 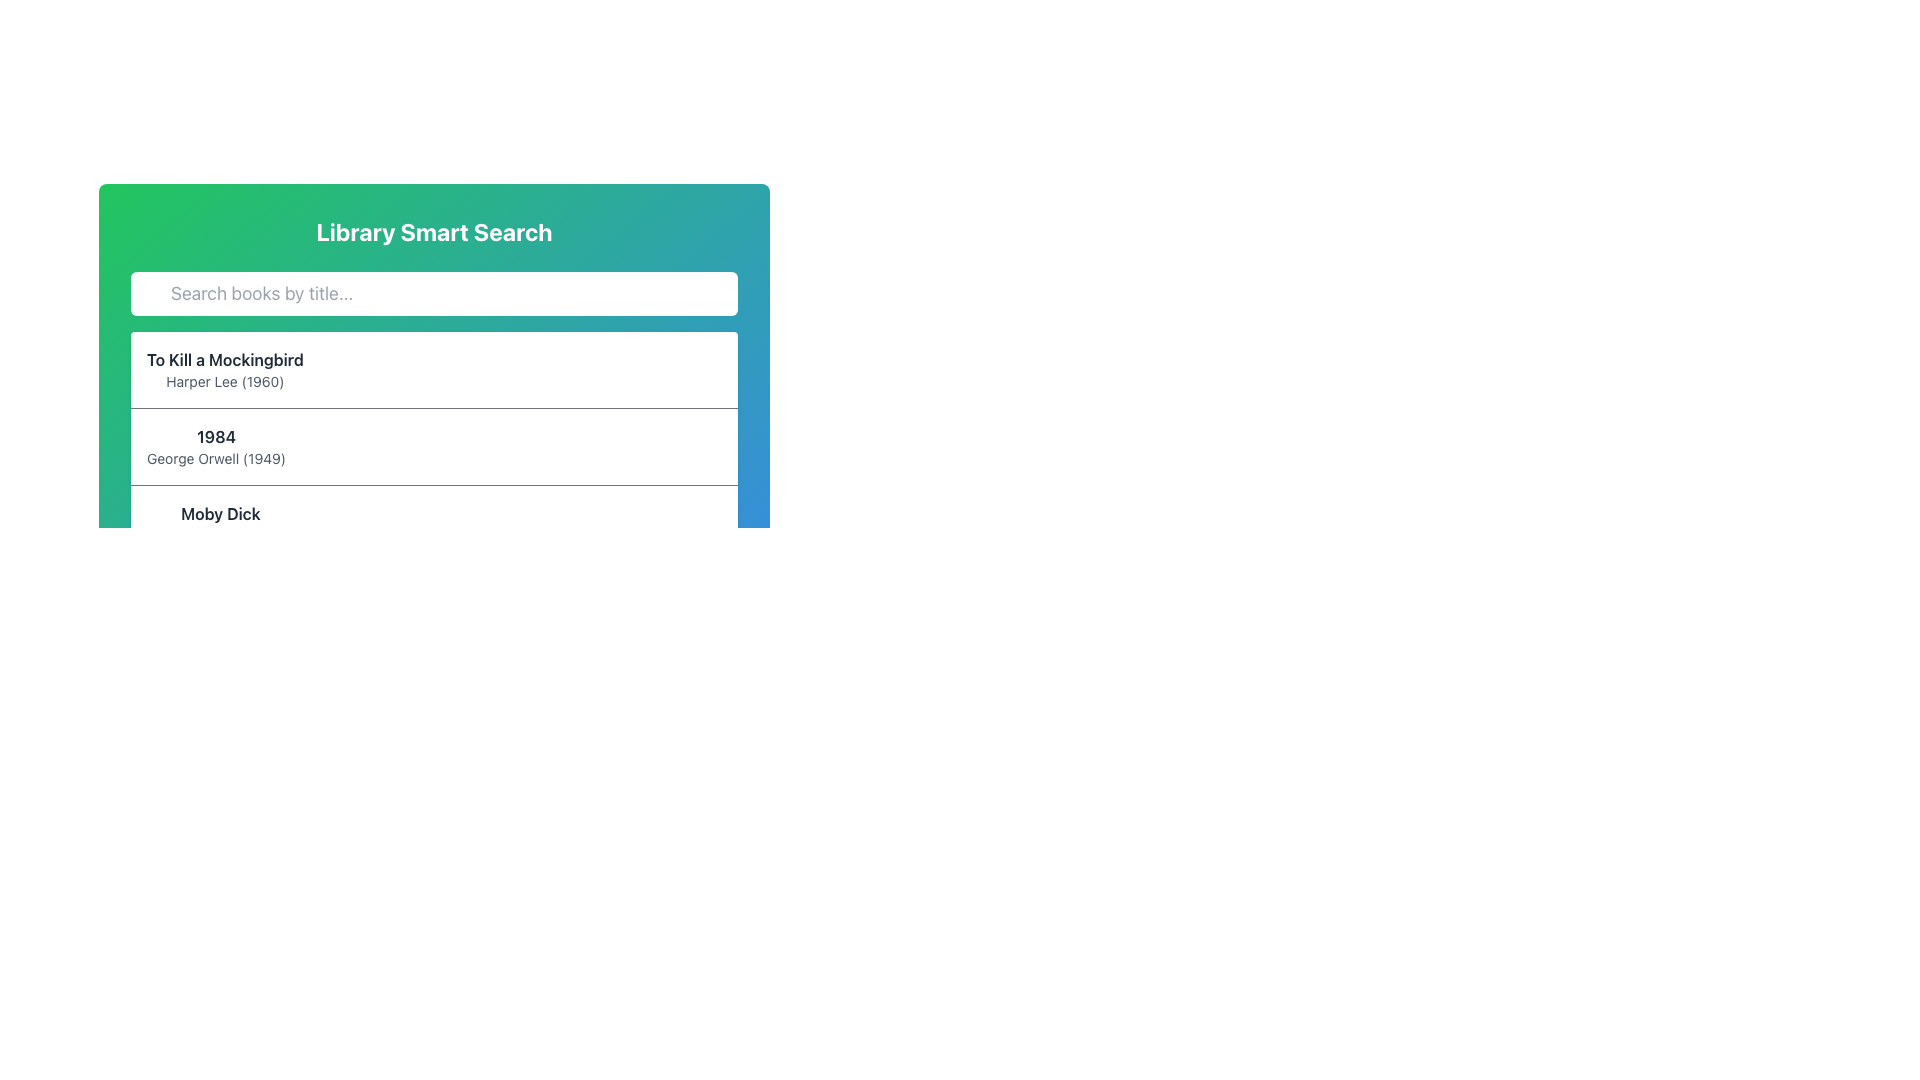 I want to click on the third book entry in the library search results, which displays the title, author, and publication year, so click(x=220, y=523).